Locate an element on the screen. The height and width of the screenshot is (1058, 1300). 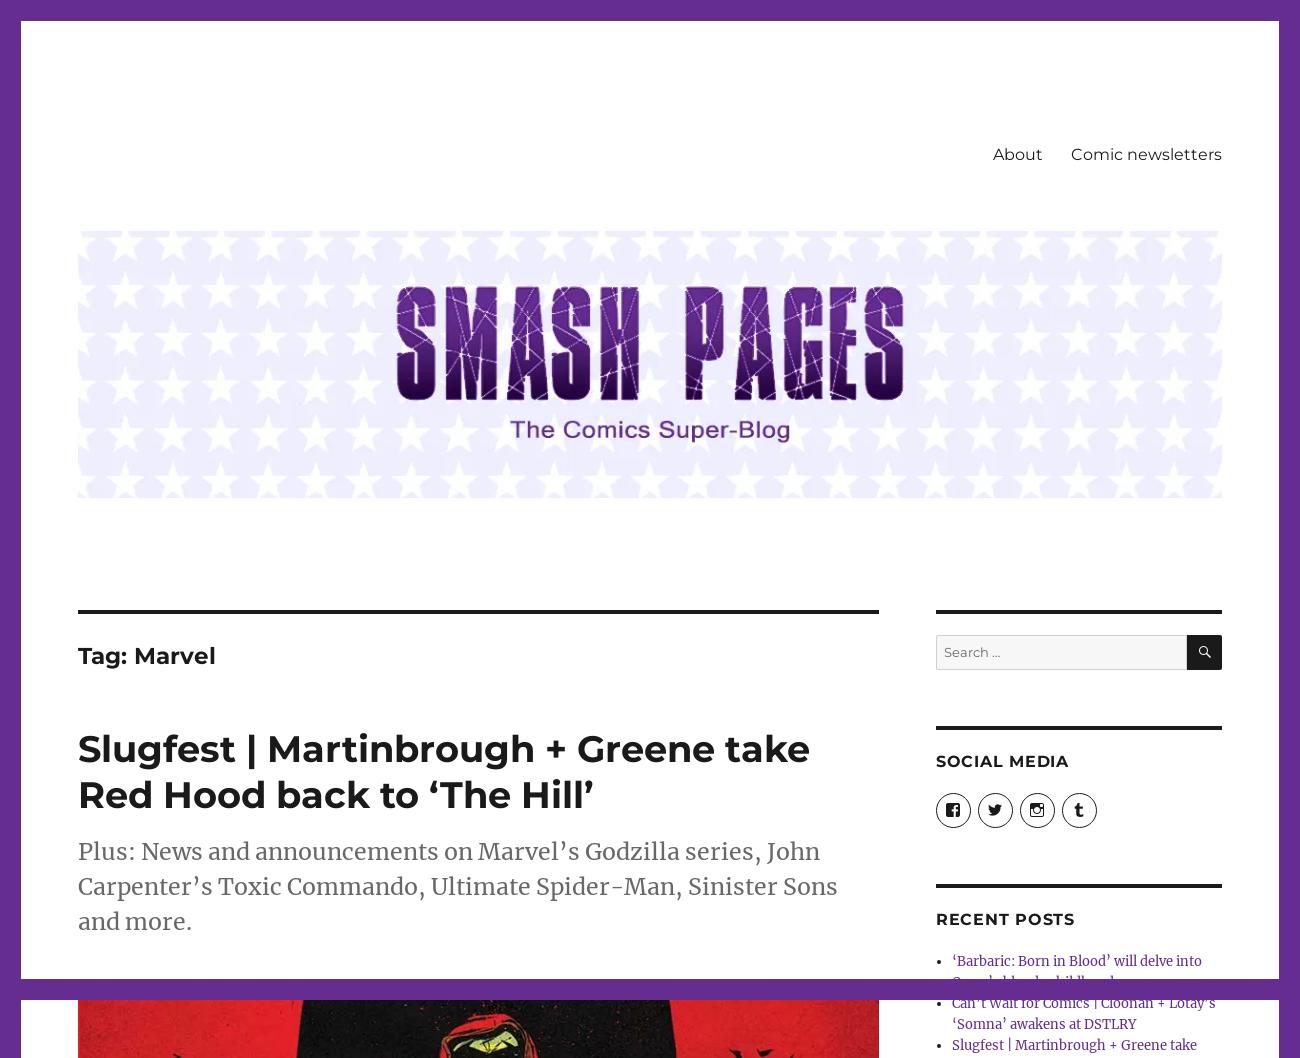
'Can’t Wait for Comics | Cloonan + Lotay’s ‘Somna’ awakens at DSTLRY' is located at coordinates (1083, 1012).